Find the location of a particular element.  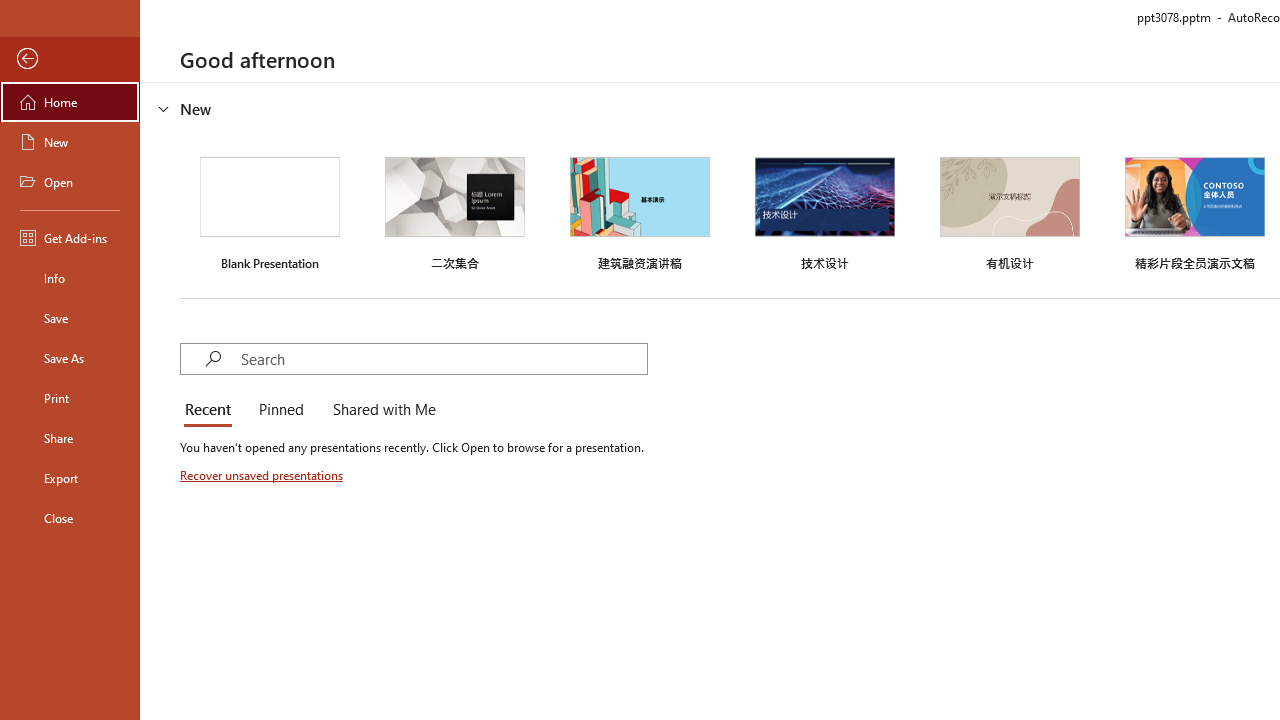

'Get Add-ins' is located at coordinates (69, 236).